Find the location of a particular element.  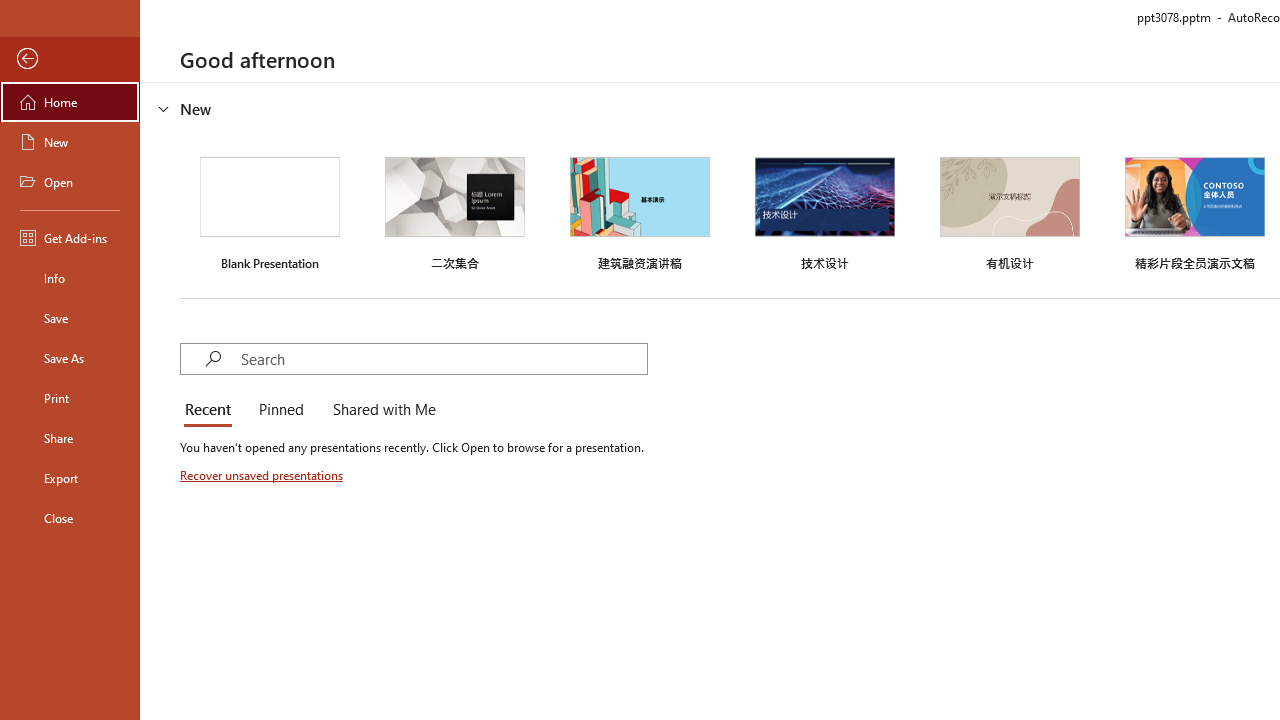

'Get Add-ins' is located at coordinates (69, 236).